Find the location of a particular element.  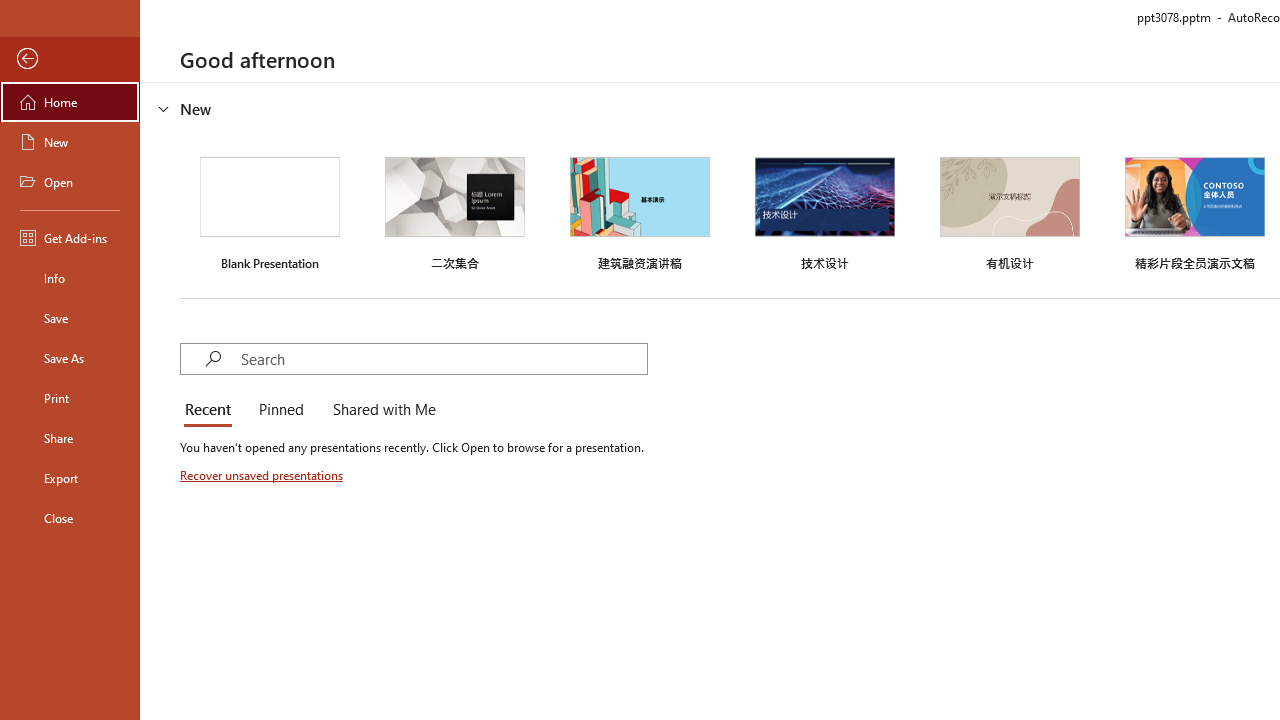

'Get Add-ins' is located at coordinates (69, 236).